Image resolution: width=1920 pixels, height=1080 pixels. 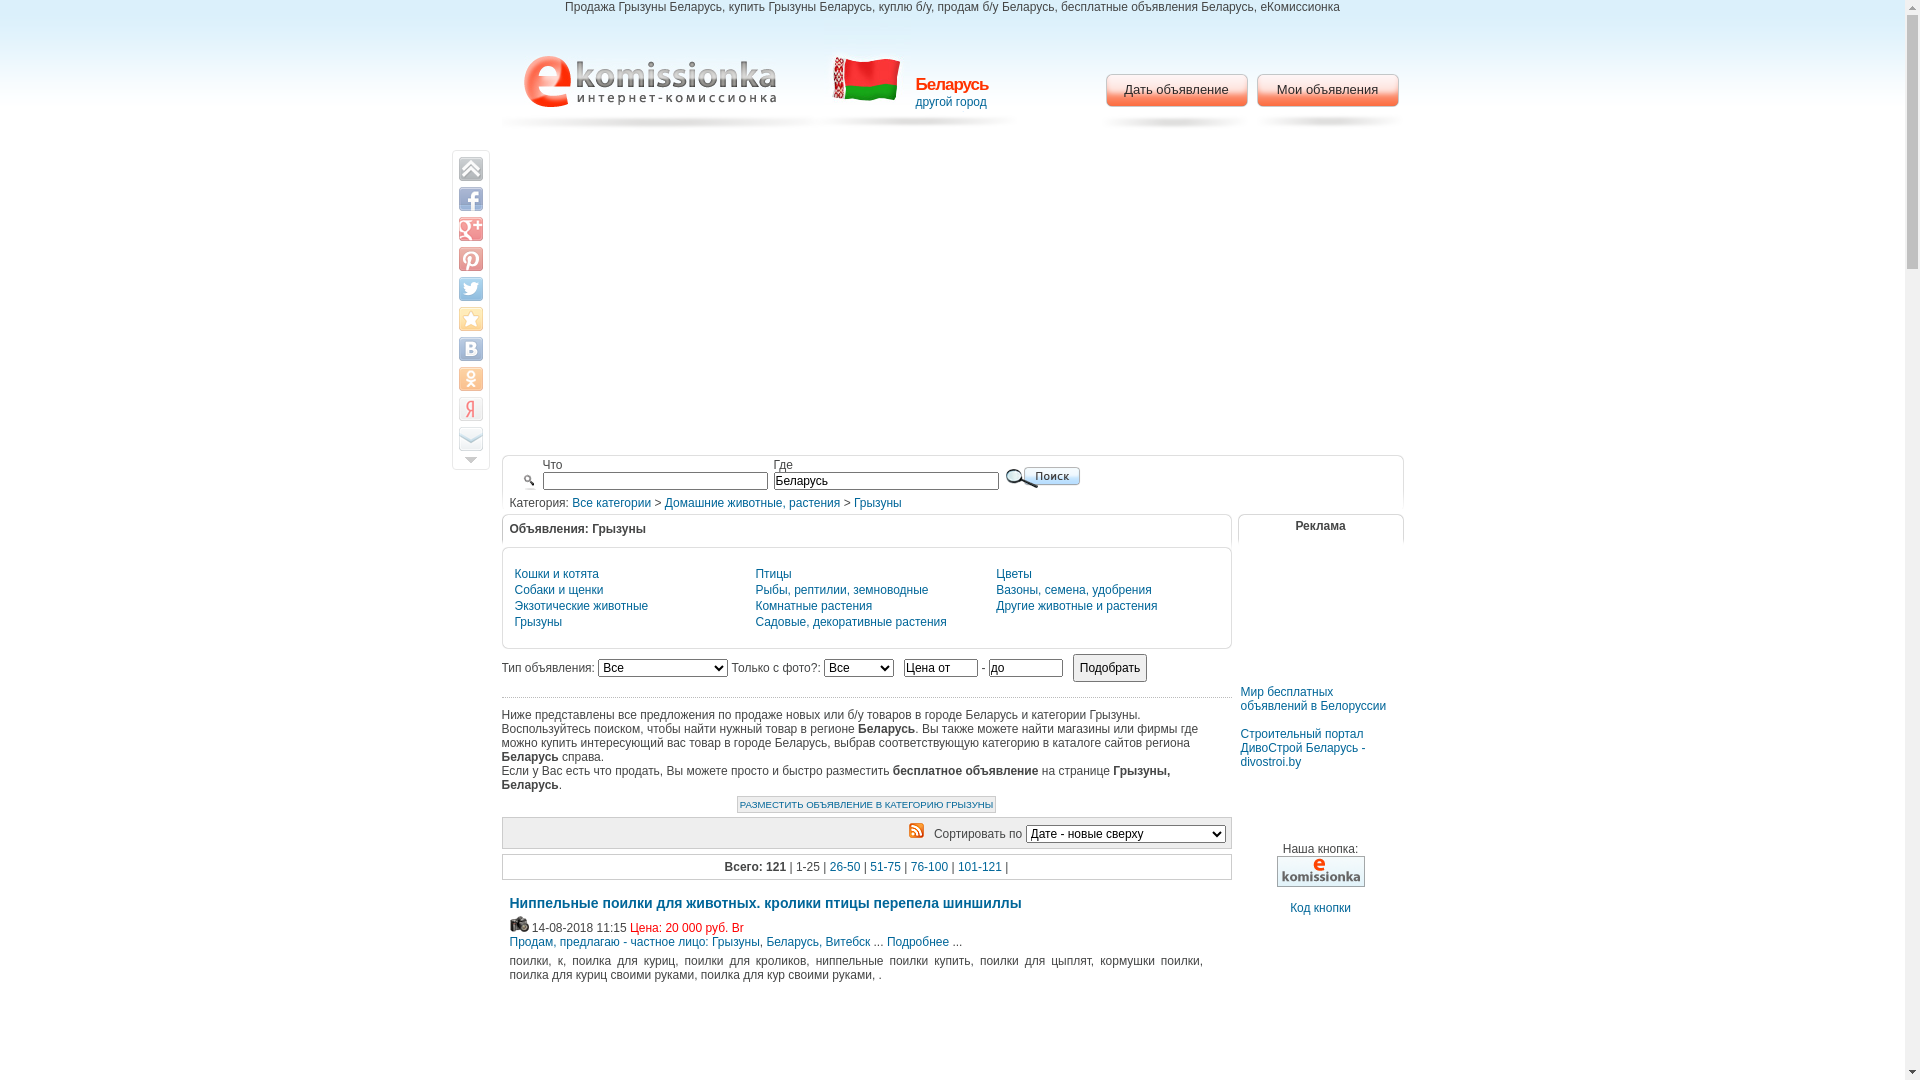 I want to click on 'Email this to a friend', so click(x=469, y=438).